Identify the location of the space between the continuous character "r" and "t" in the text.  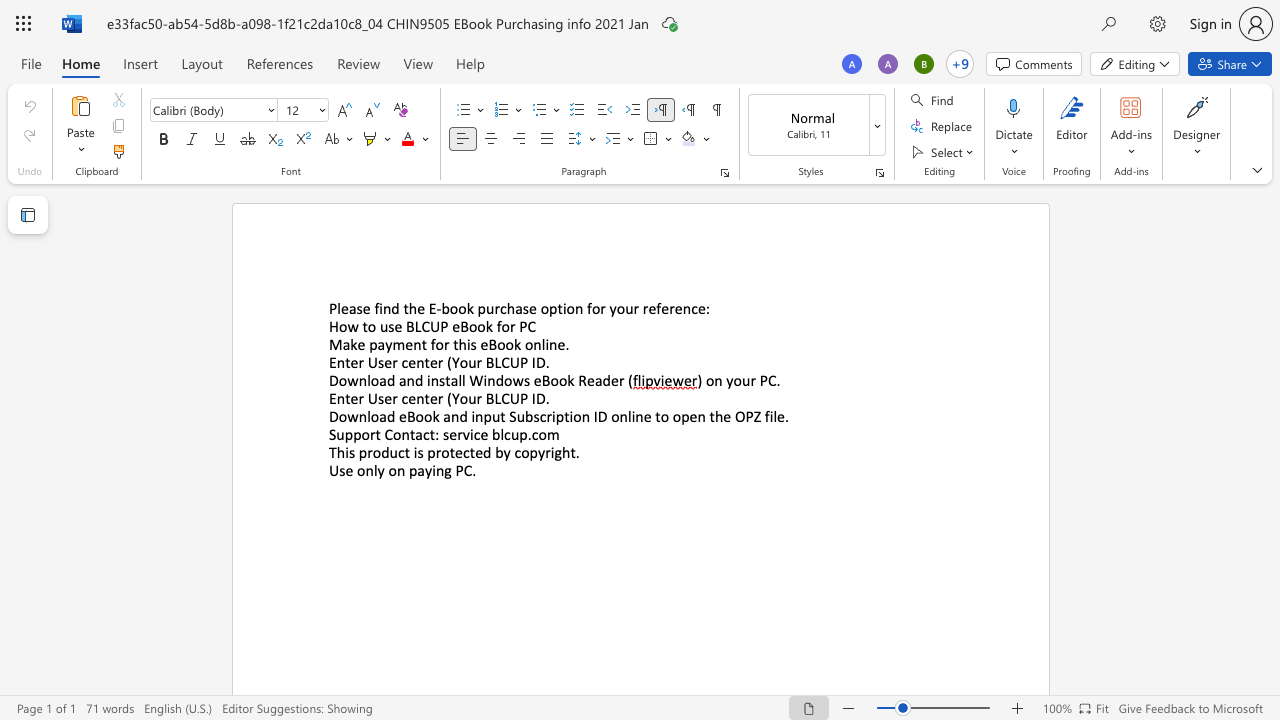
(375, 433).